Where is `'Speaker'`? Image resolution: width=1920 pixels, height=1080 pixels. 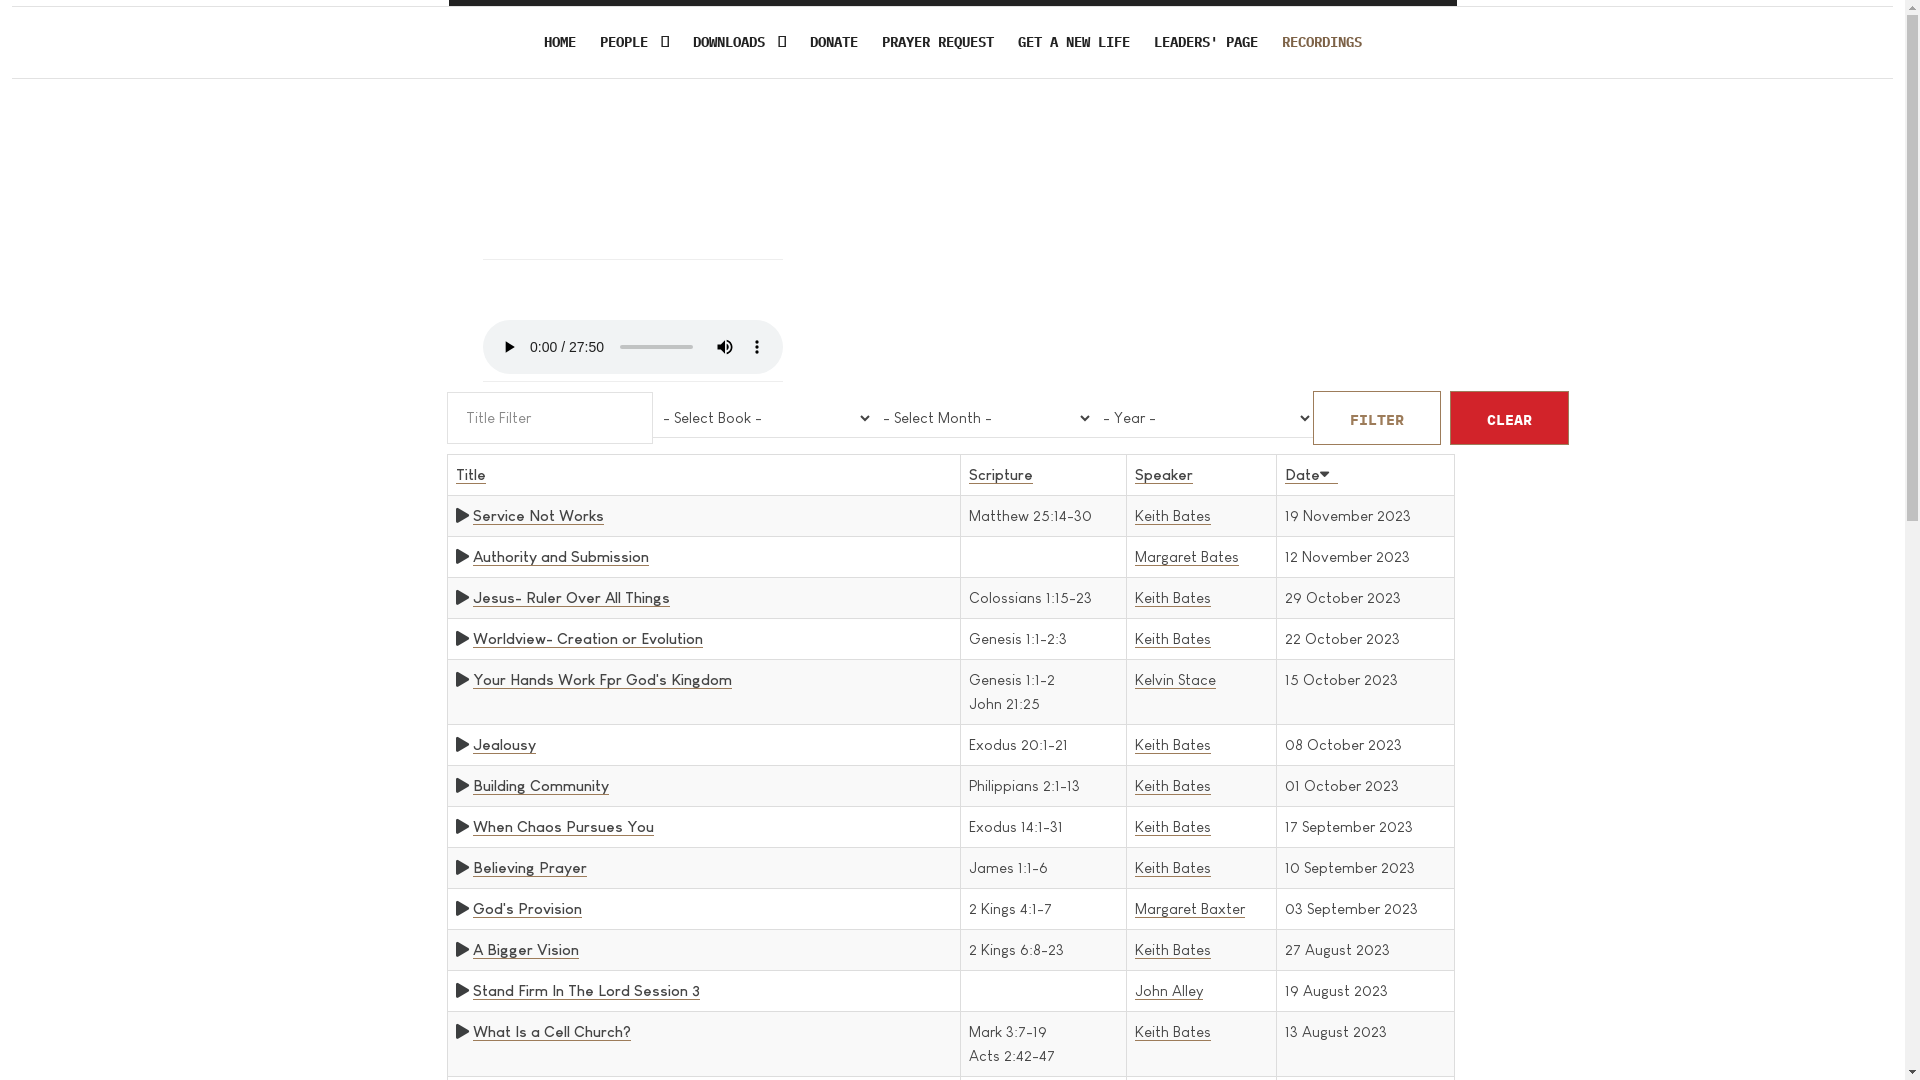
'Speaker' is located at coordinates (1163, 474).